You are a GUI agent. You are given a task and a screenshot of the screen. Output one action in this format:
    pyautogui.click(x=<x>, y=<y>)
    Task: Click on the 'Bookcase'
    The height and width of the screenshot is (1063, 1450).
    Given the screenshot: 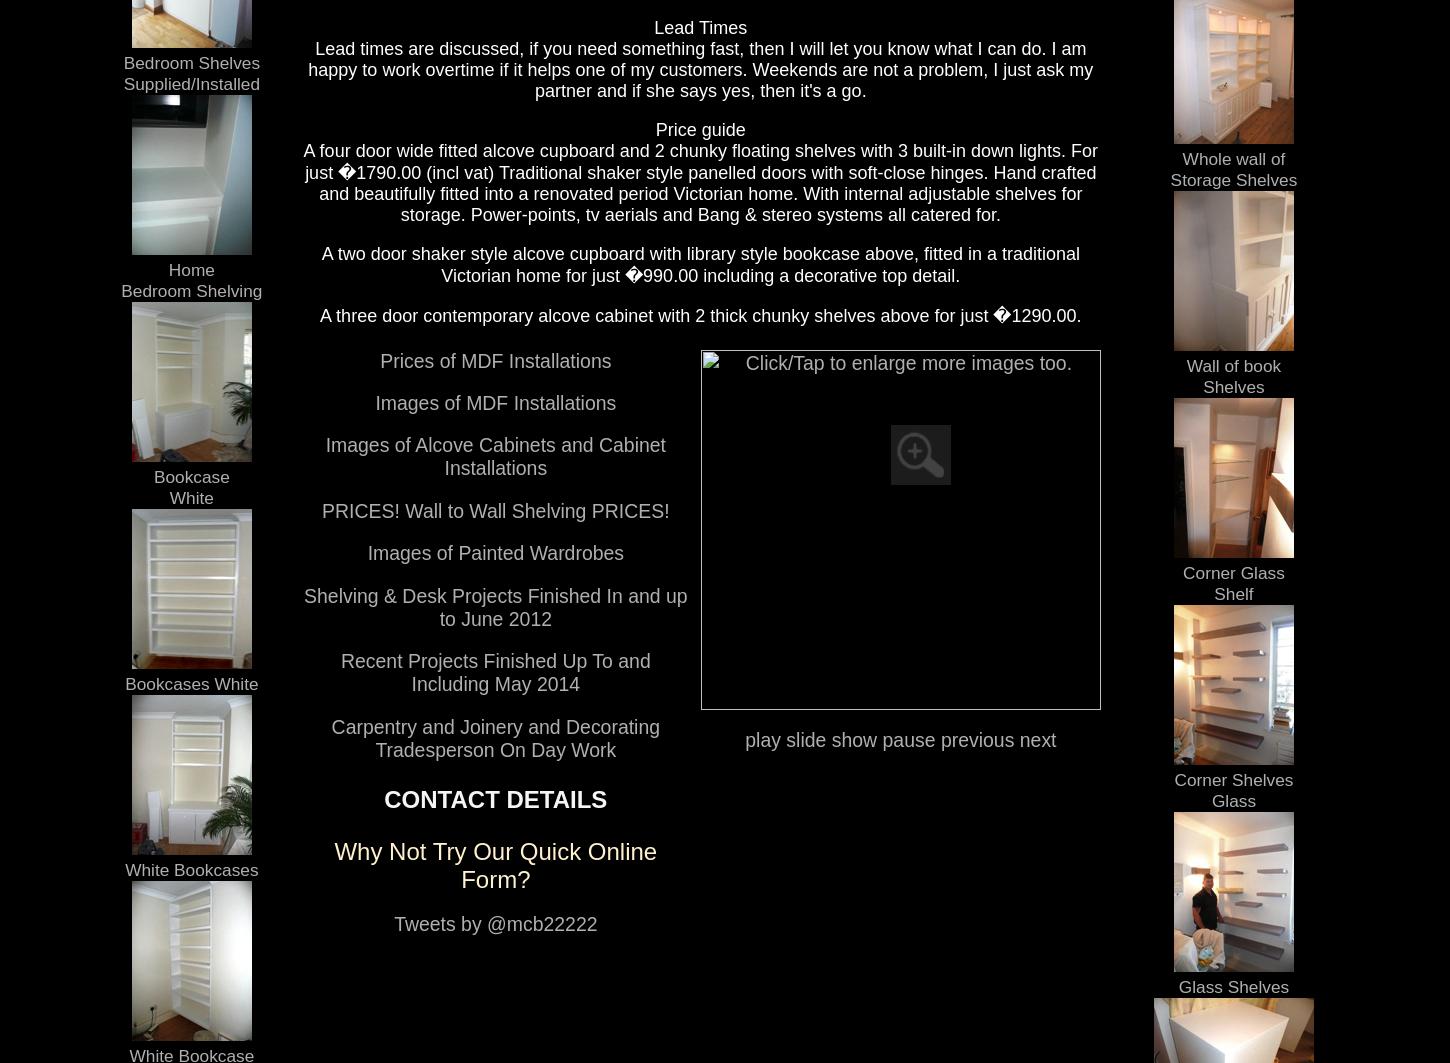 What is the action you would take?
    pyautogui.click(x=151, y=476)
    